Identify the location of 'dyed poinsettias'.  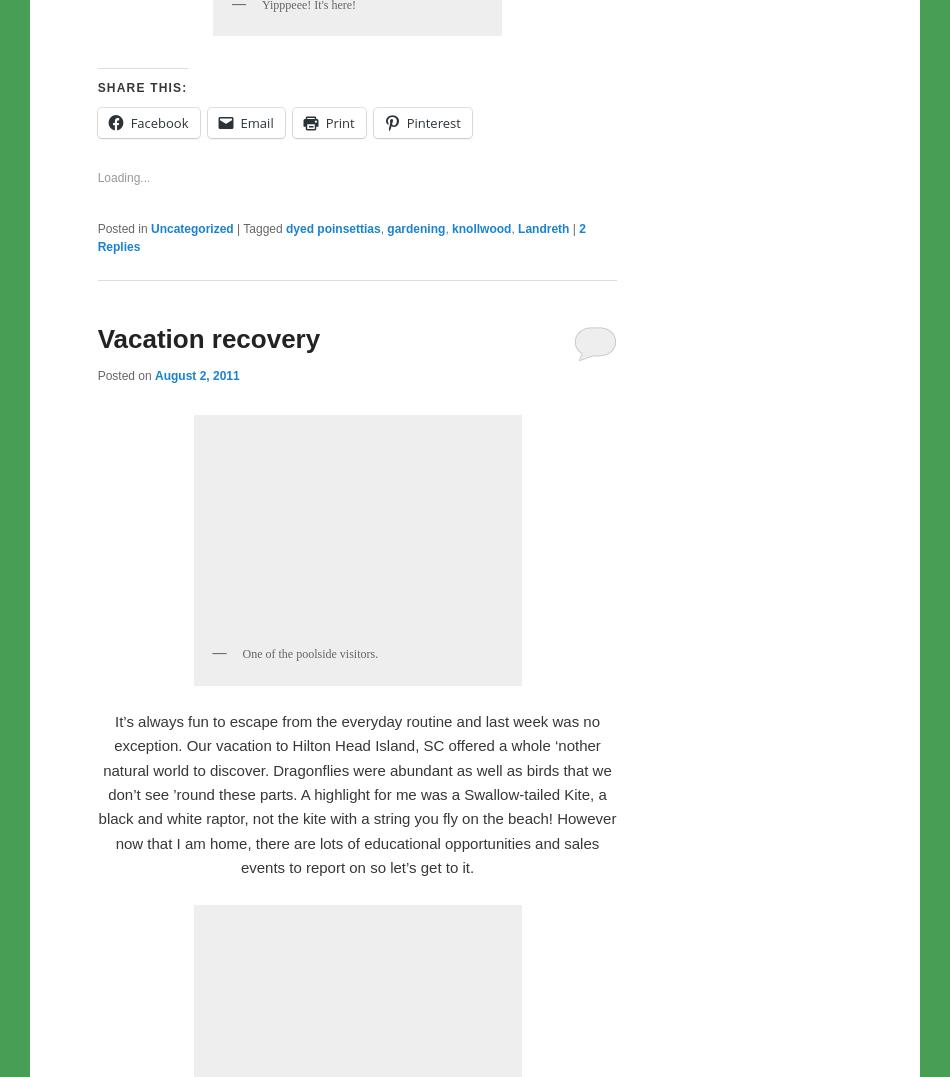
(285, 646).